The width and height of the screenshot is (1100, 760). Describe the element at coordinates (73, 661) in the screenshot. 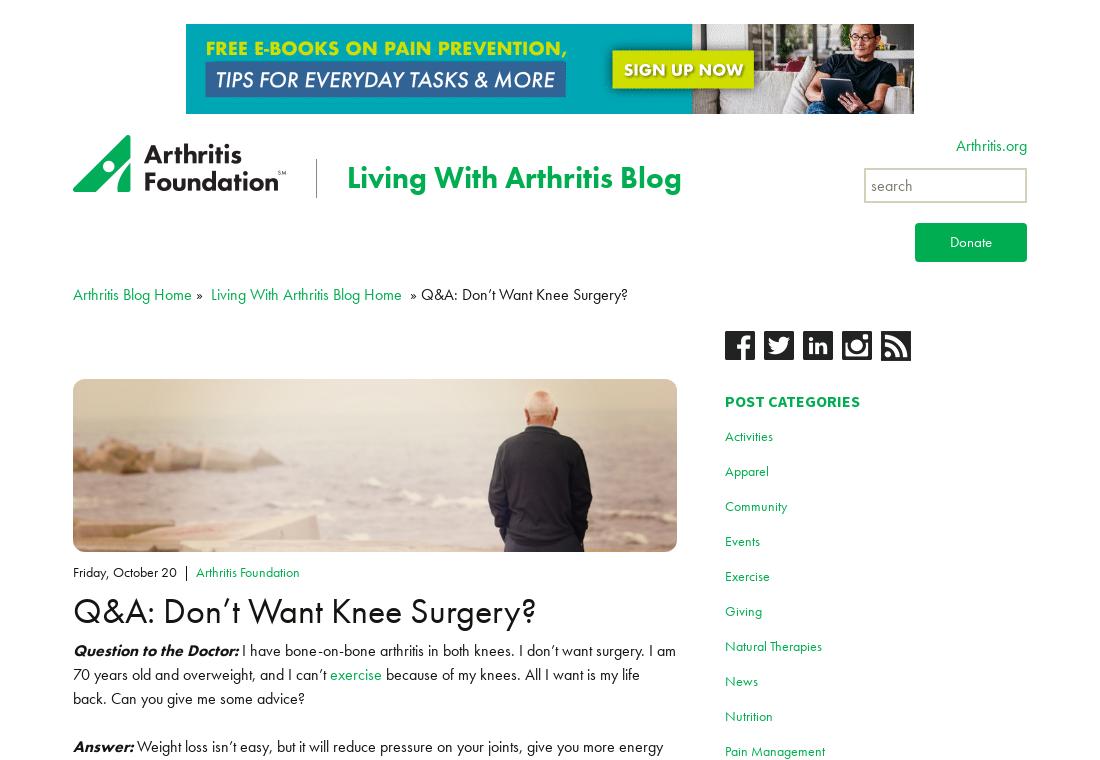

I see `'I have bone-on-bone arthritis in both knees. I don’t want surgery. I am 70 years old and overweight, and I can’t'` at that location.